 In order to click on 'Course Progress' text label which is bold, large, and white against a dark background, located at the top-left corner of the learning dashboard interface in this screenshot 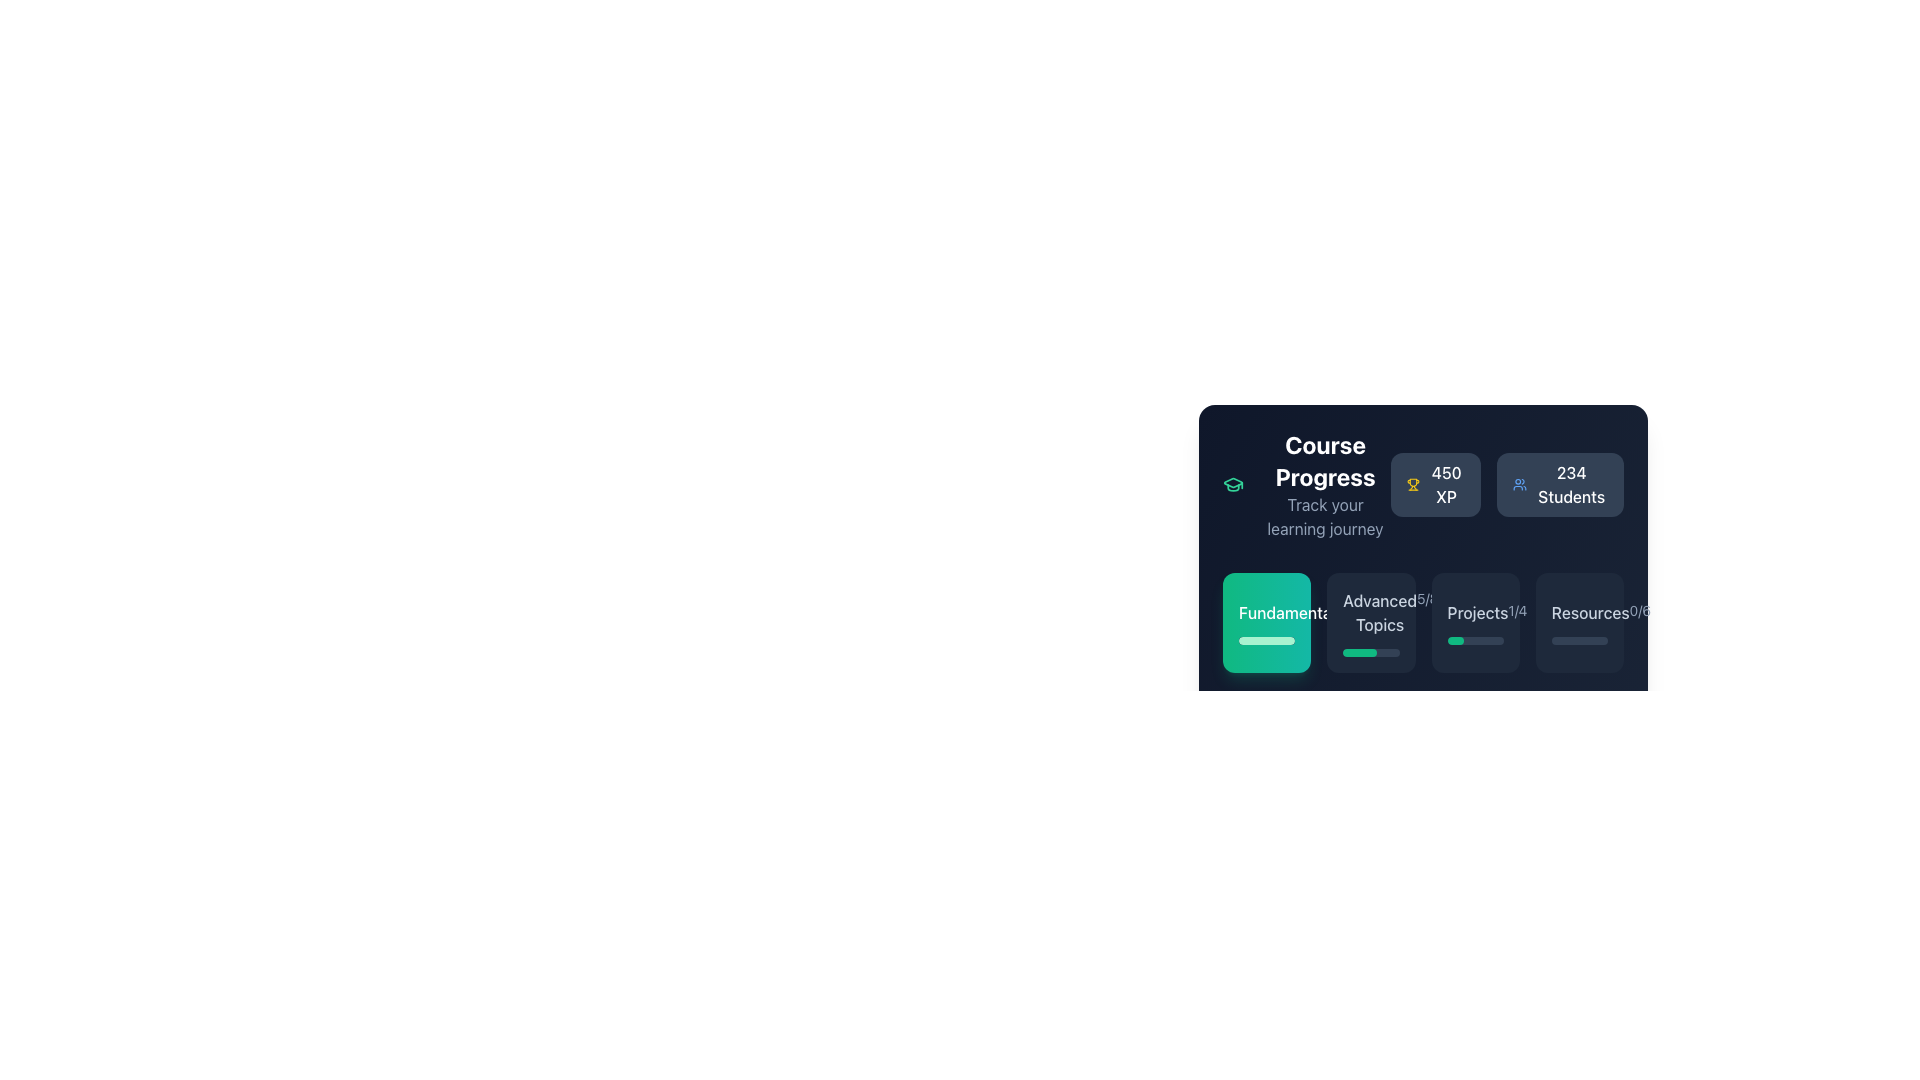, I will do `click(1325, 461)`.